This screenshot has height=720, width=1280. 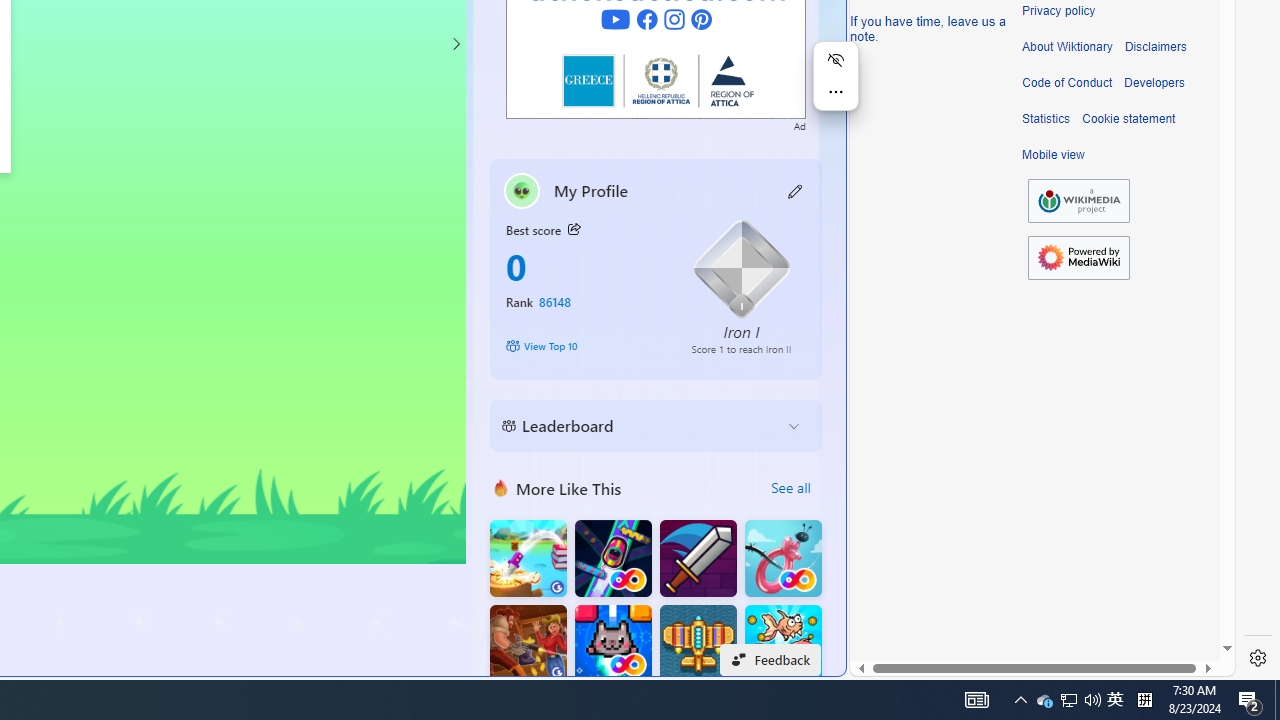 What do you see at coordinates (1155, 46) in the screenshot?
I see `'Disclaimers'` at bounding box center [1155, 46].